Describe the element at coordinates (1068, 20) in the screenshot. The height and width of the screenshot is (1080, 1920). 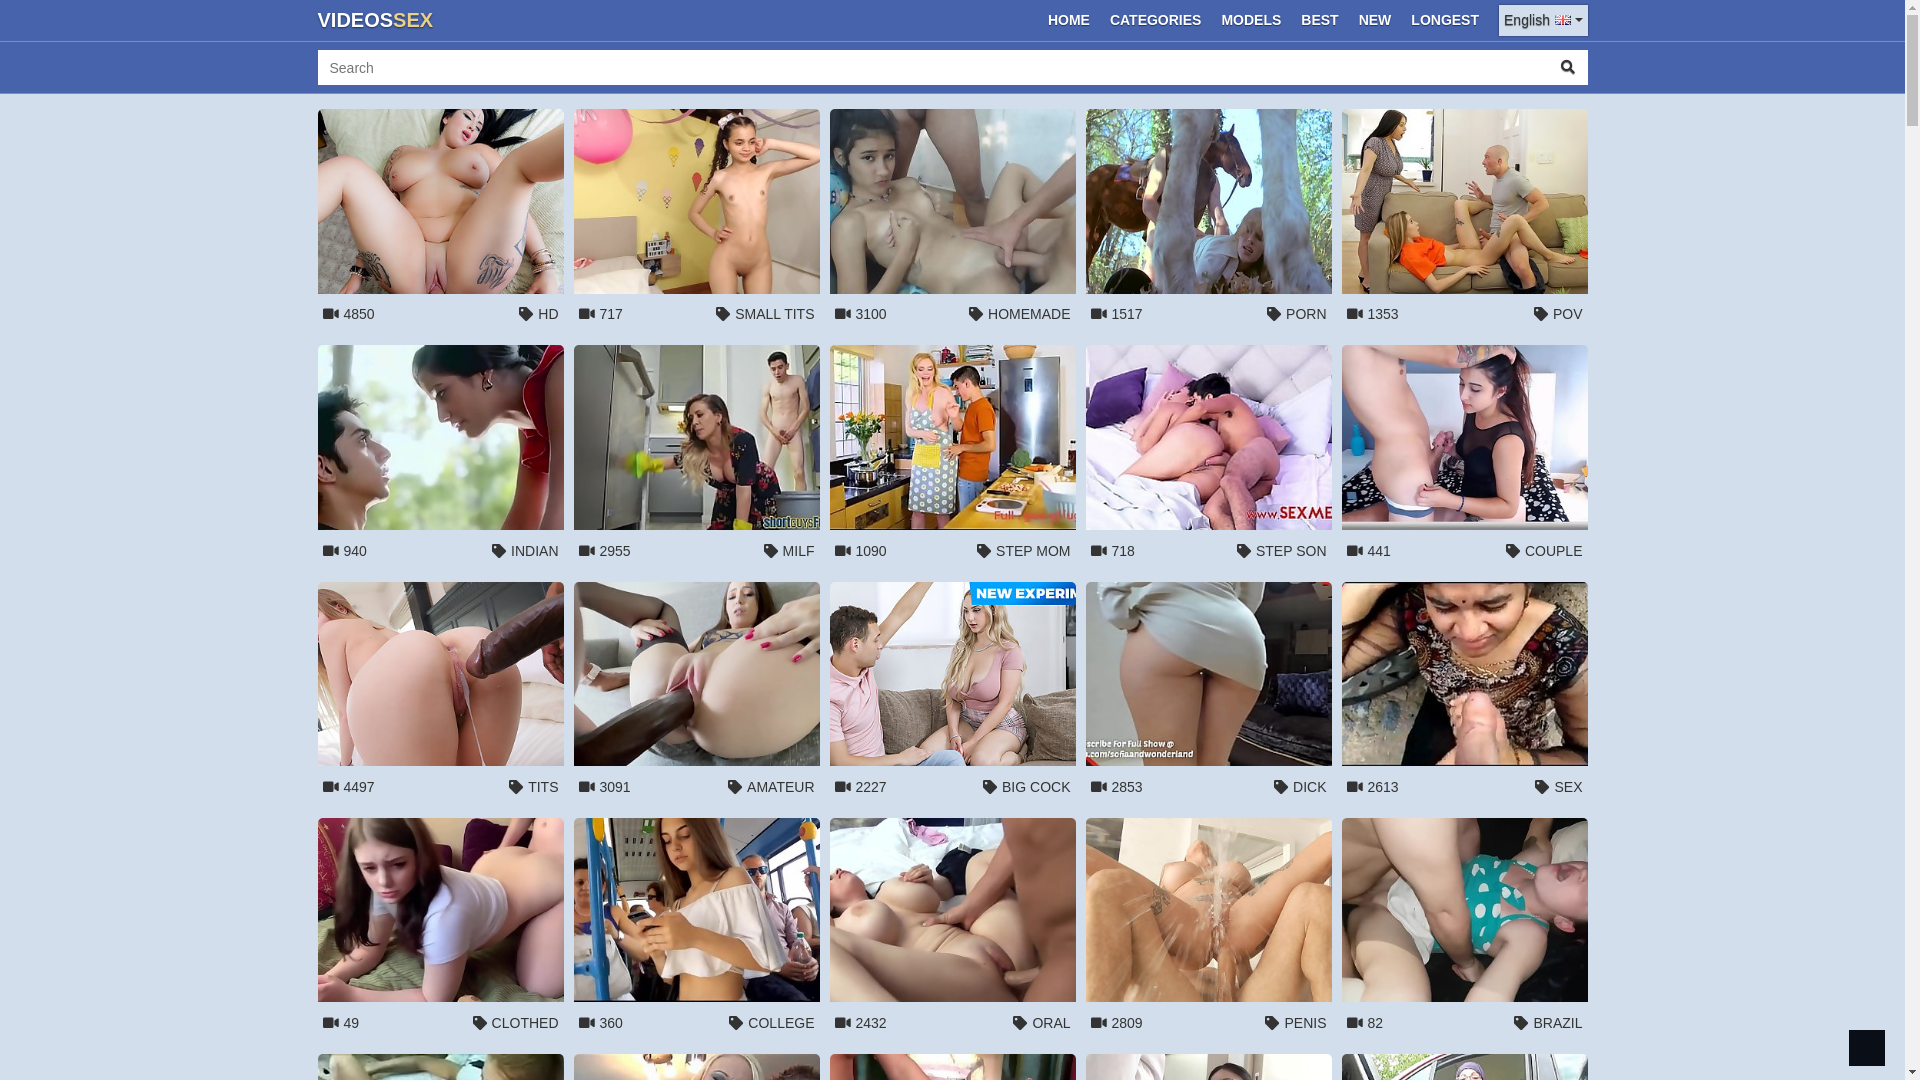
I see `'HOME'` at that location.